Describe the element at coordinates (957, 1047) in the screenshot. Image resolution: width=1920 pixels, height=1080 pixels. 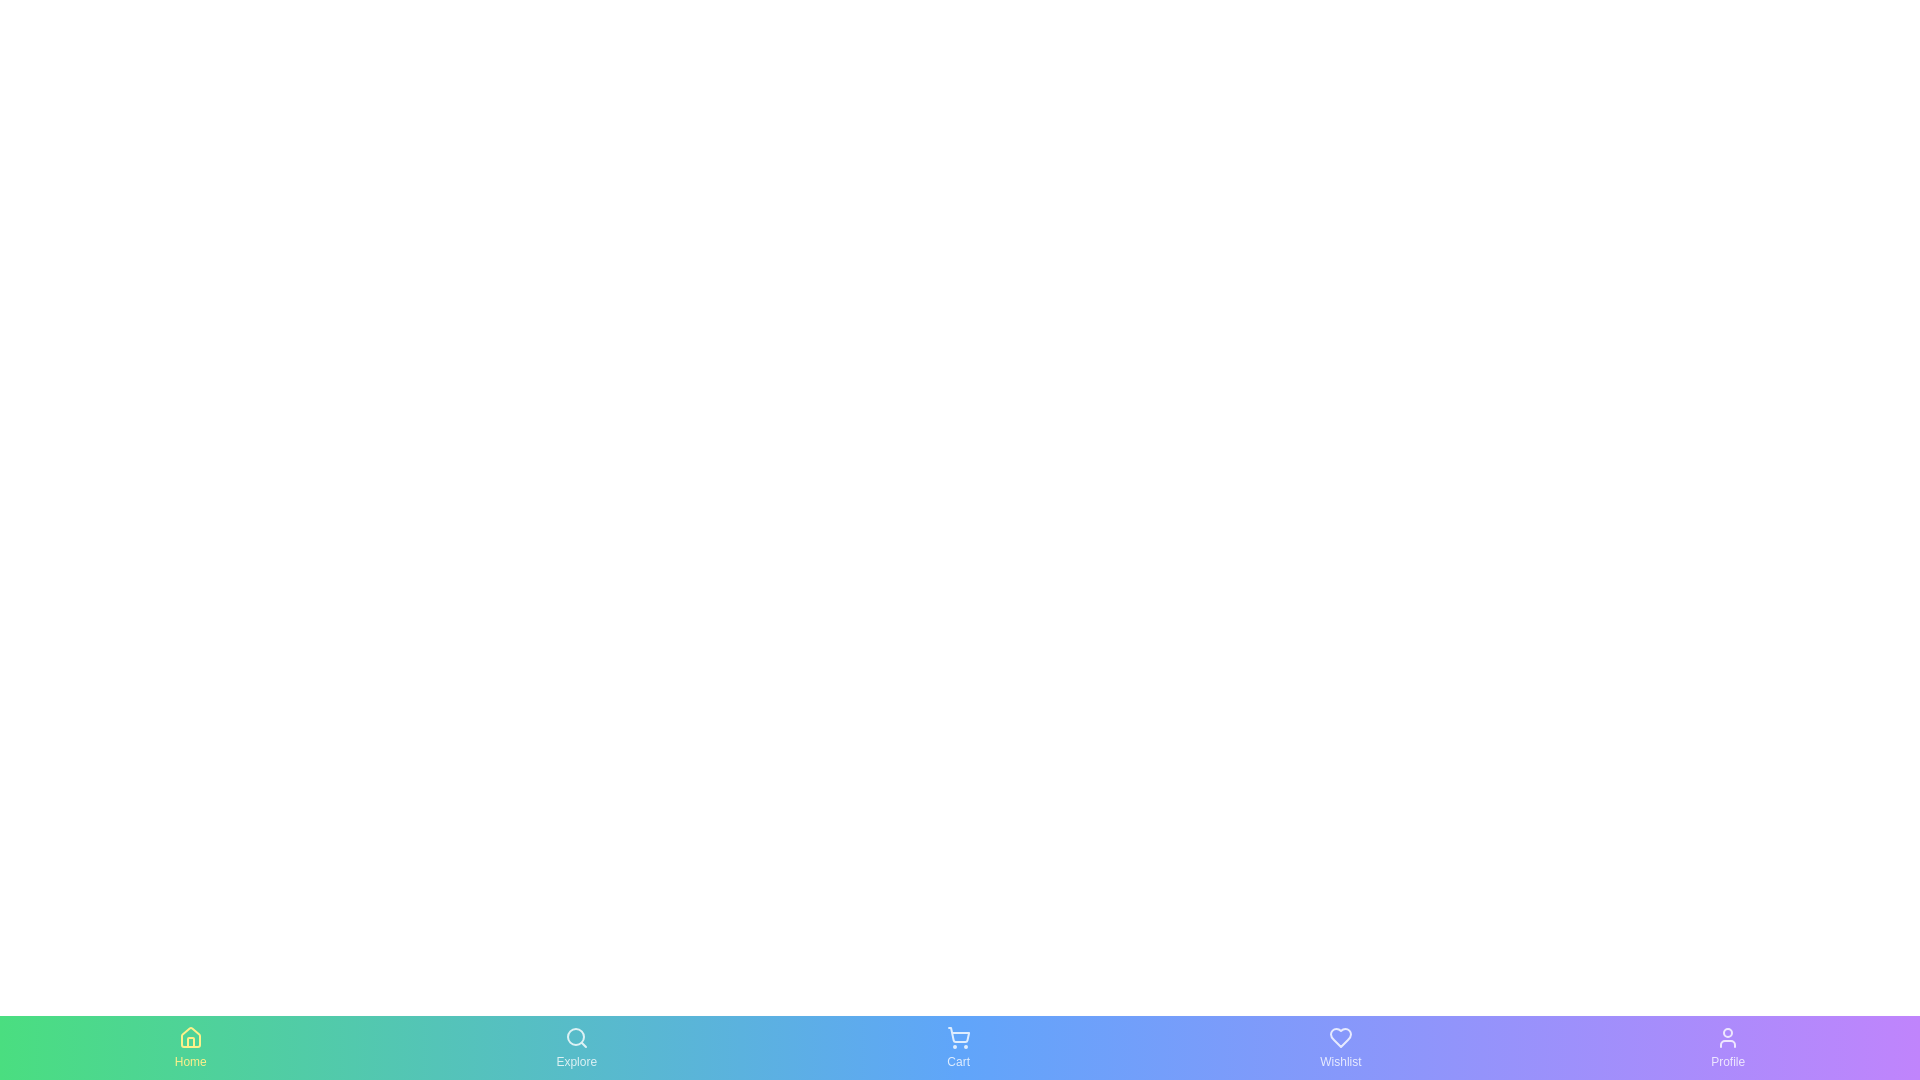
I see `the icon labeled Cart` at that location.